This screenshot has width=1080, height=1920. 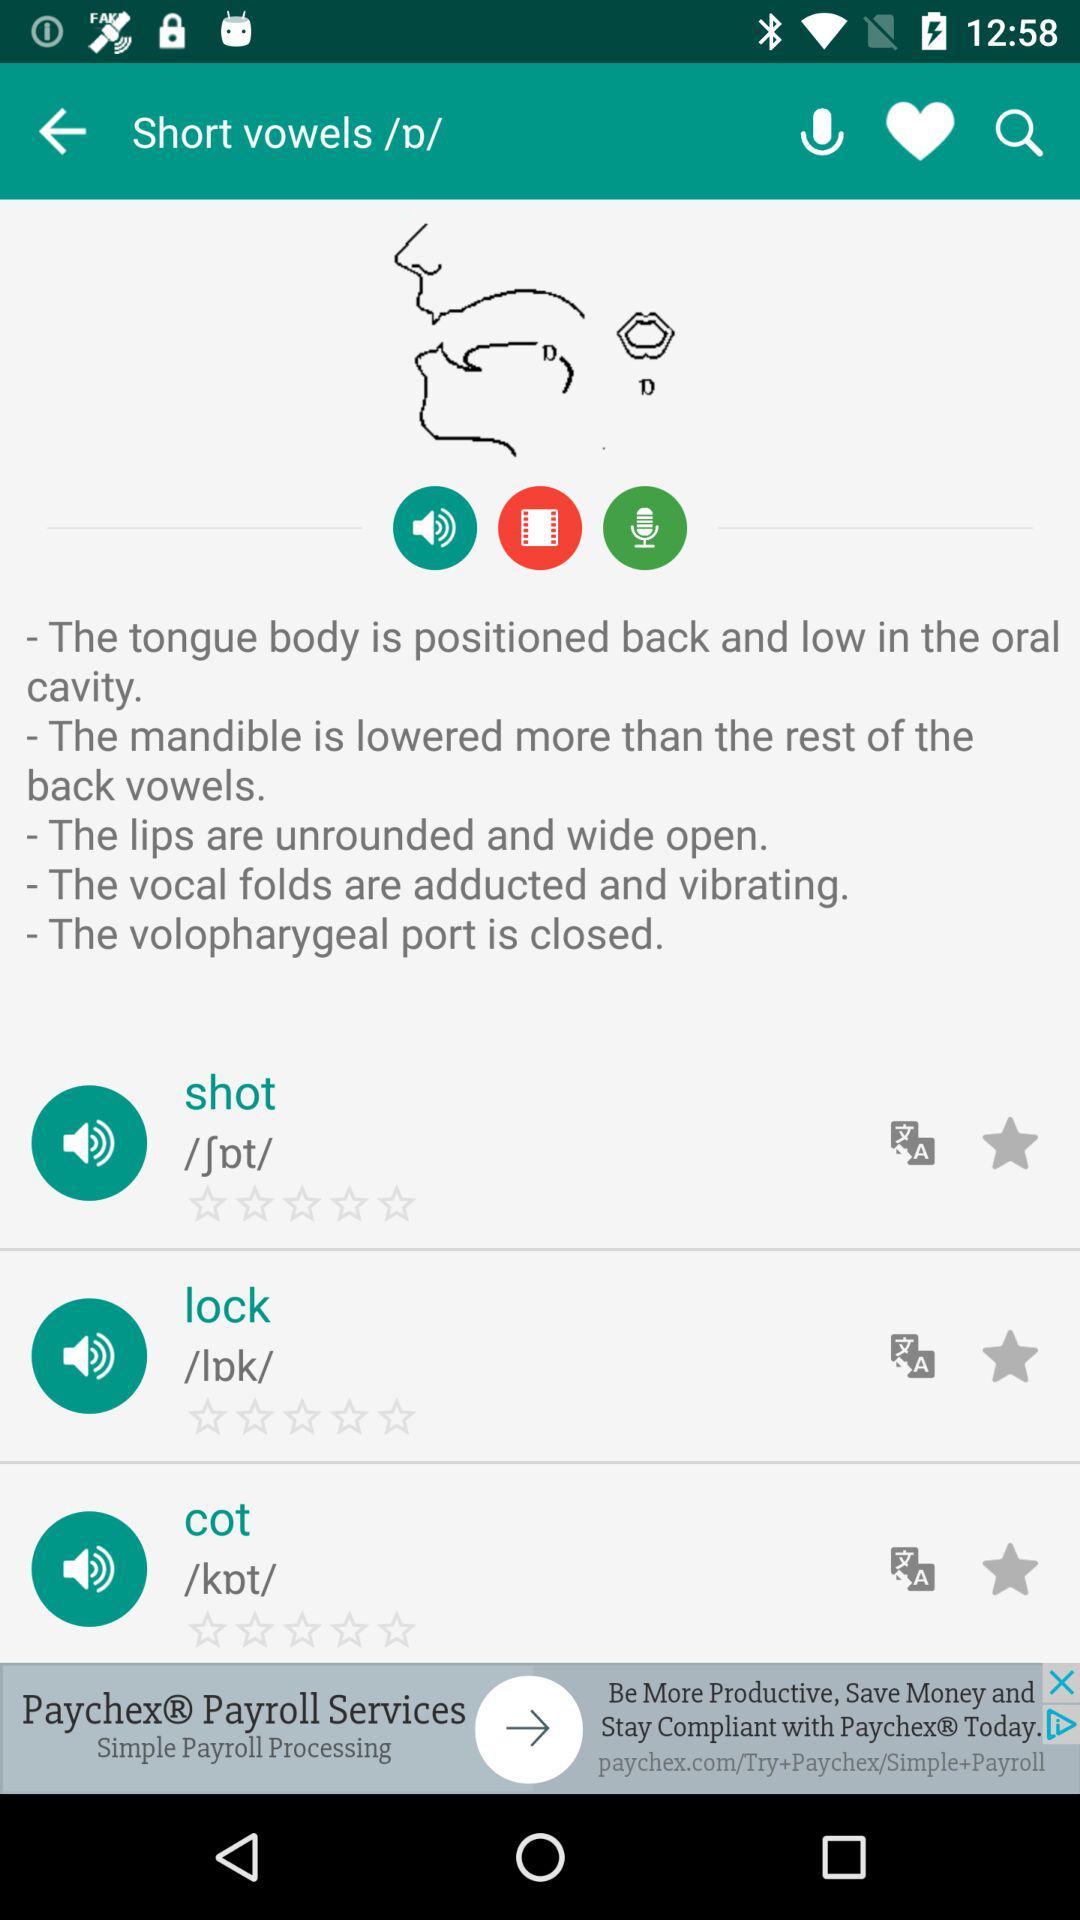 I want to click on the search icon, so click(x=1017, y=130).